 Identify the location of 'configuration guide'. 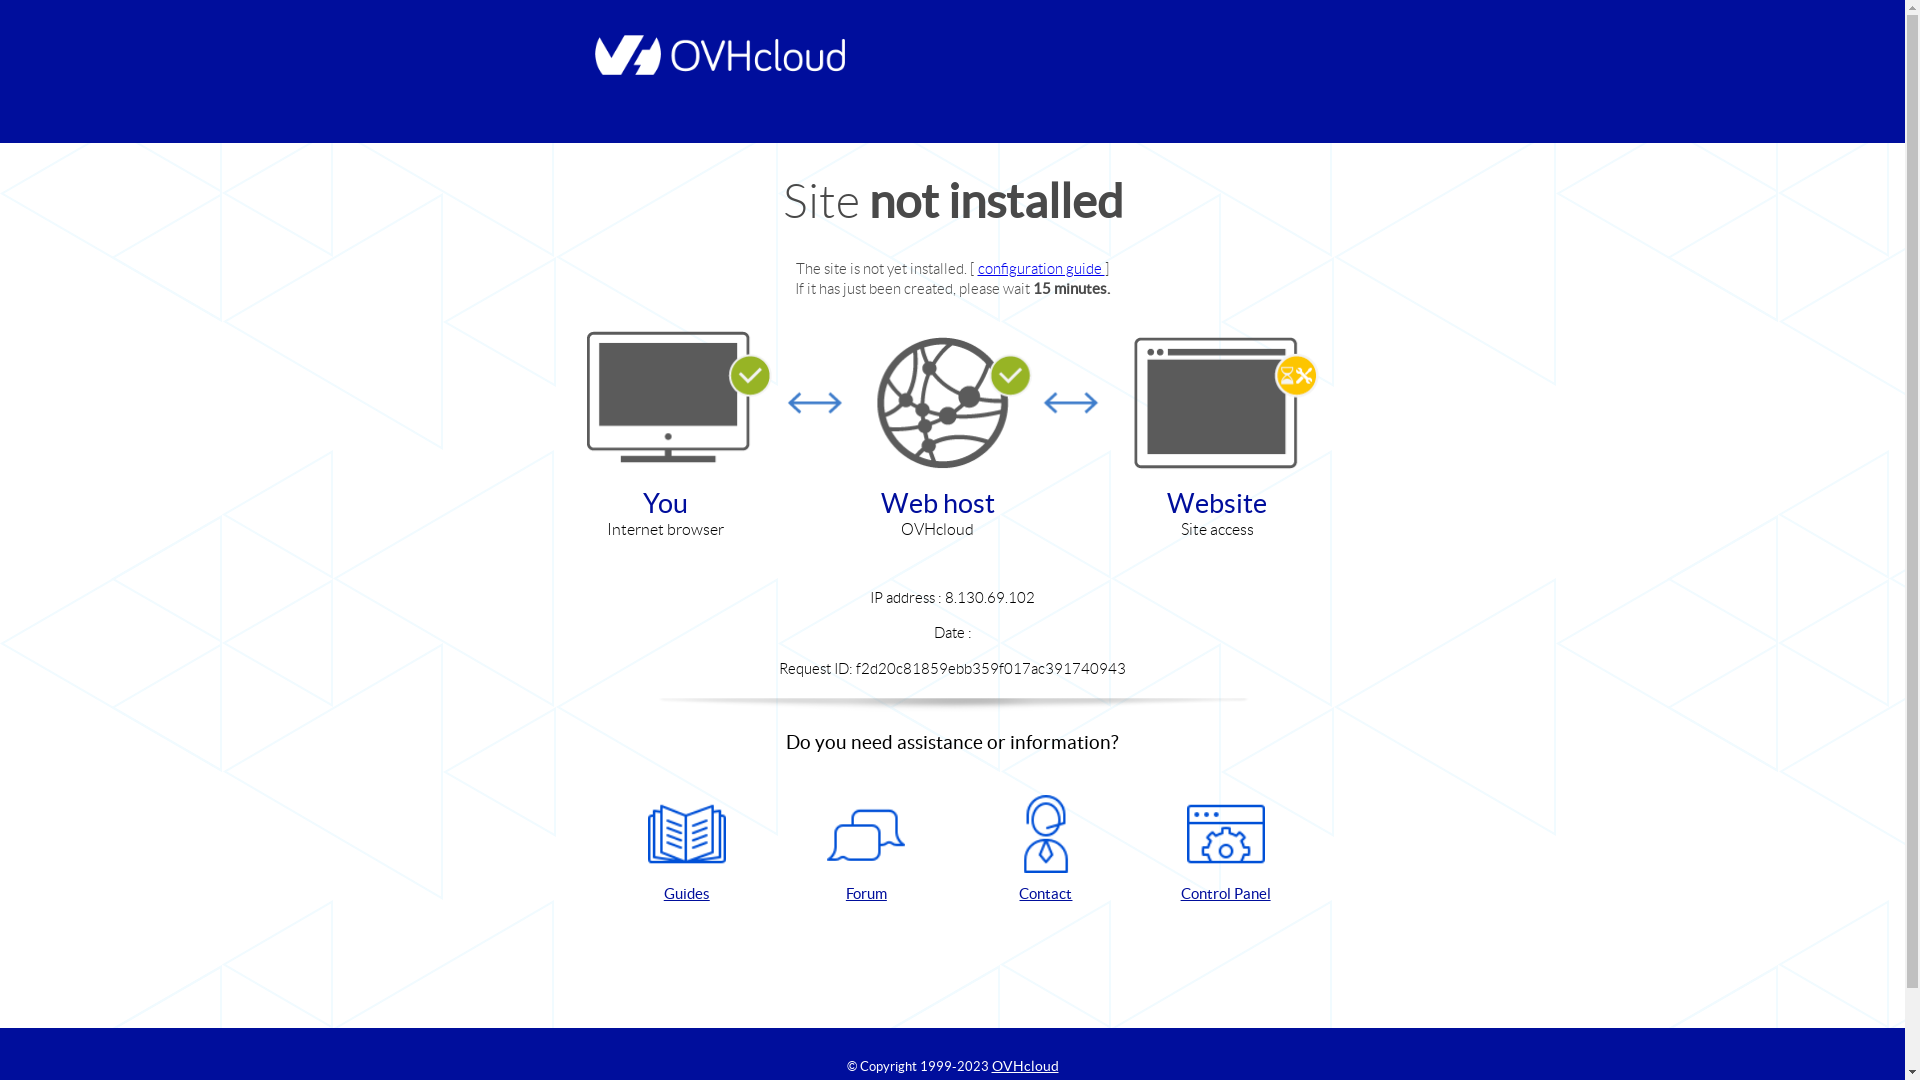
(1040, 267).